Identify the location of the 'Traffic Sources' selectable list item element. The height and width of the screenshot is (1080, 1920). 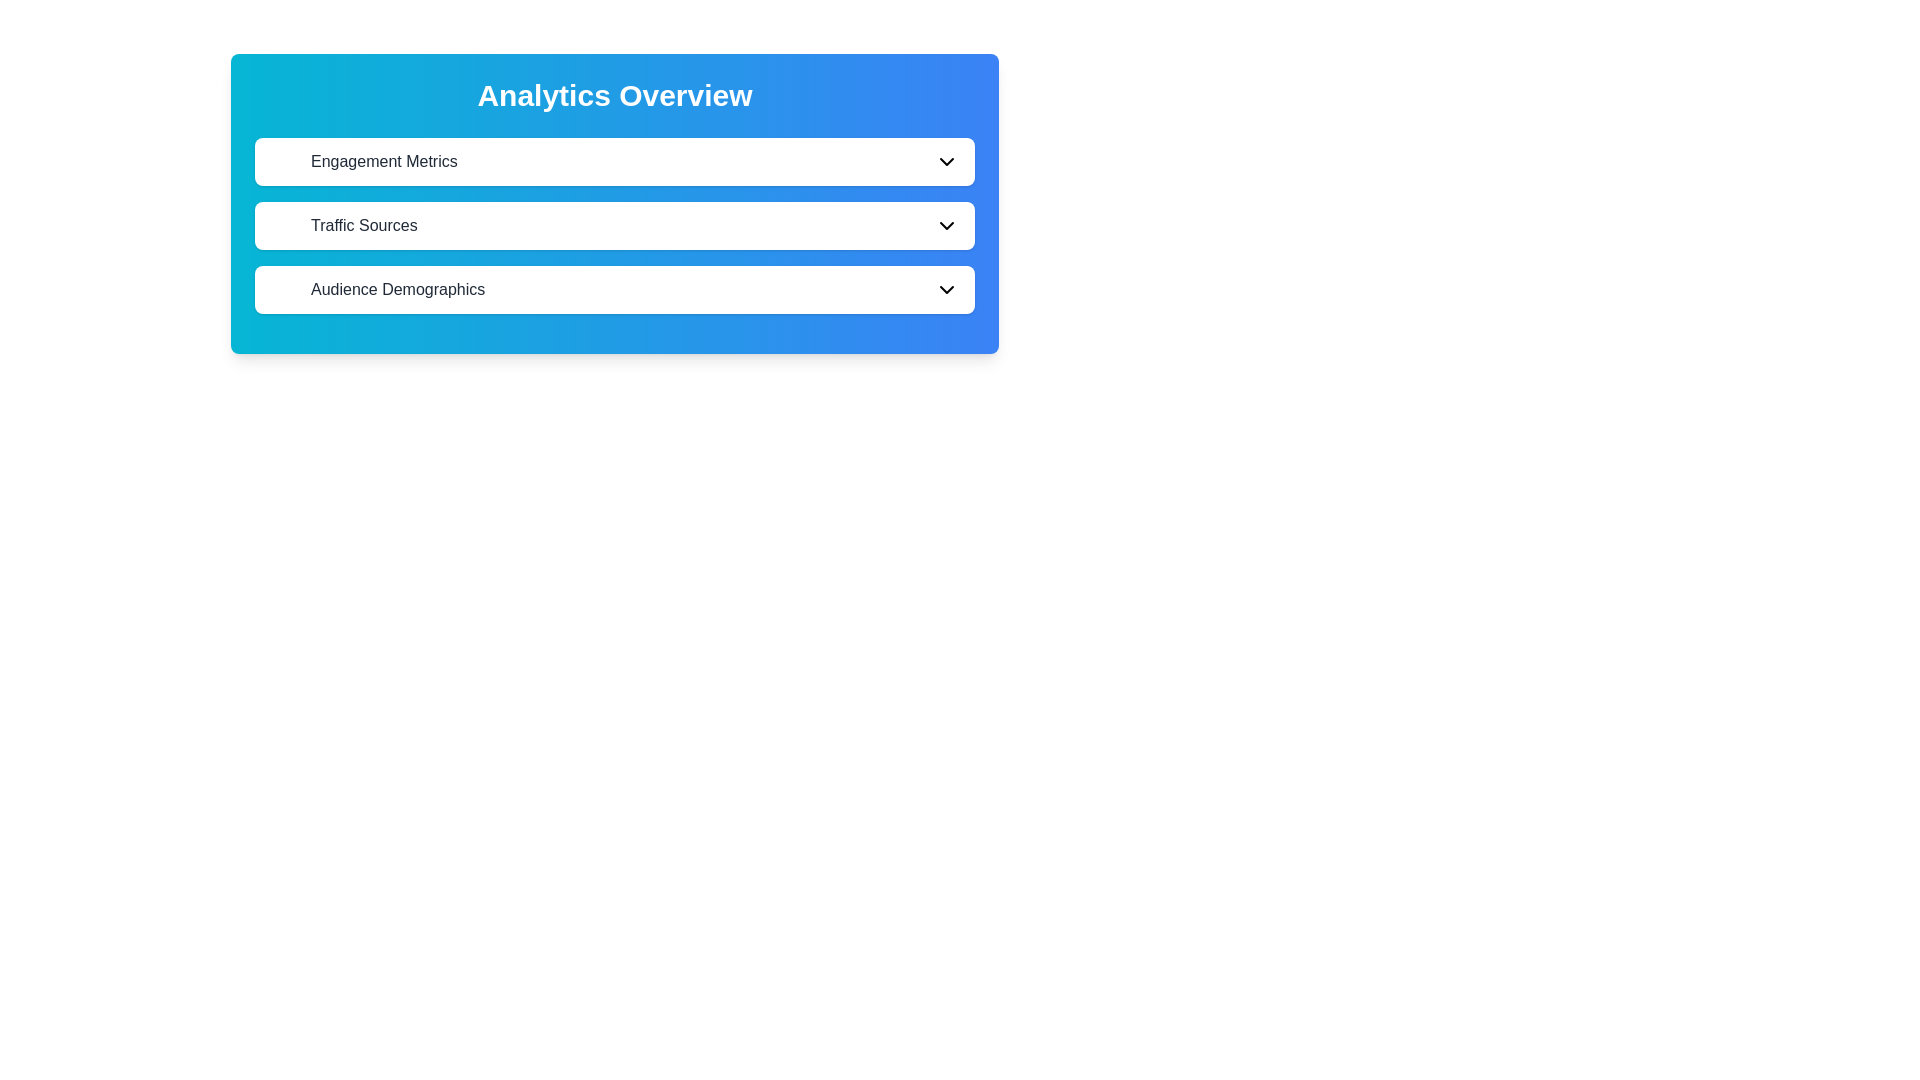
(613, 225).